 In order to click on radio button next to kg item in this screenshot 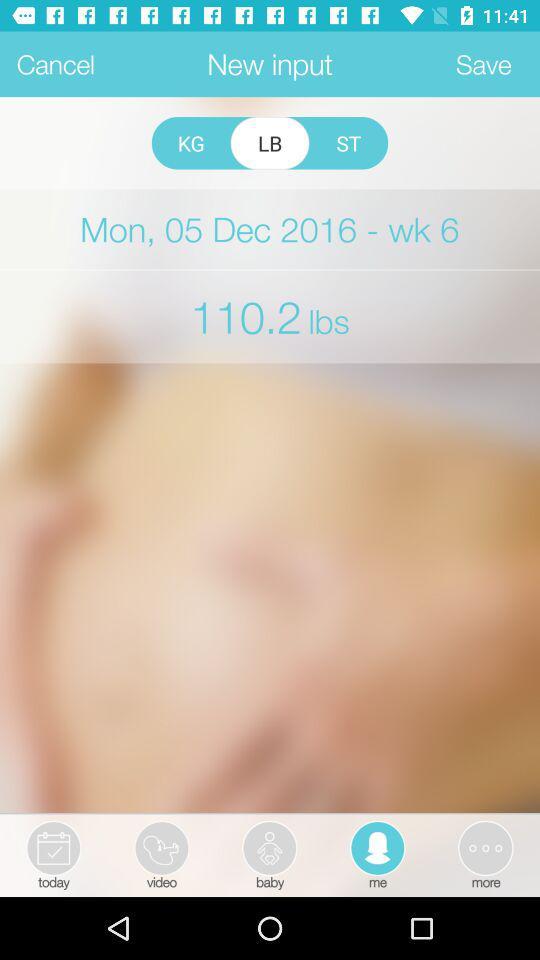, I will do `click(270, 142)`.